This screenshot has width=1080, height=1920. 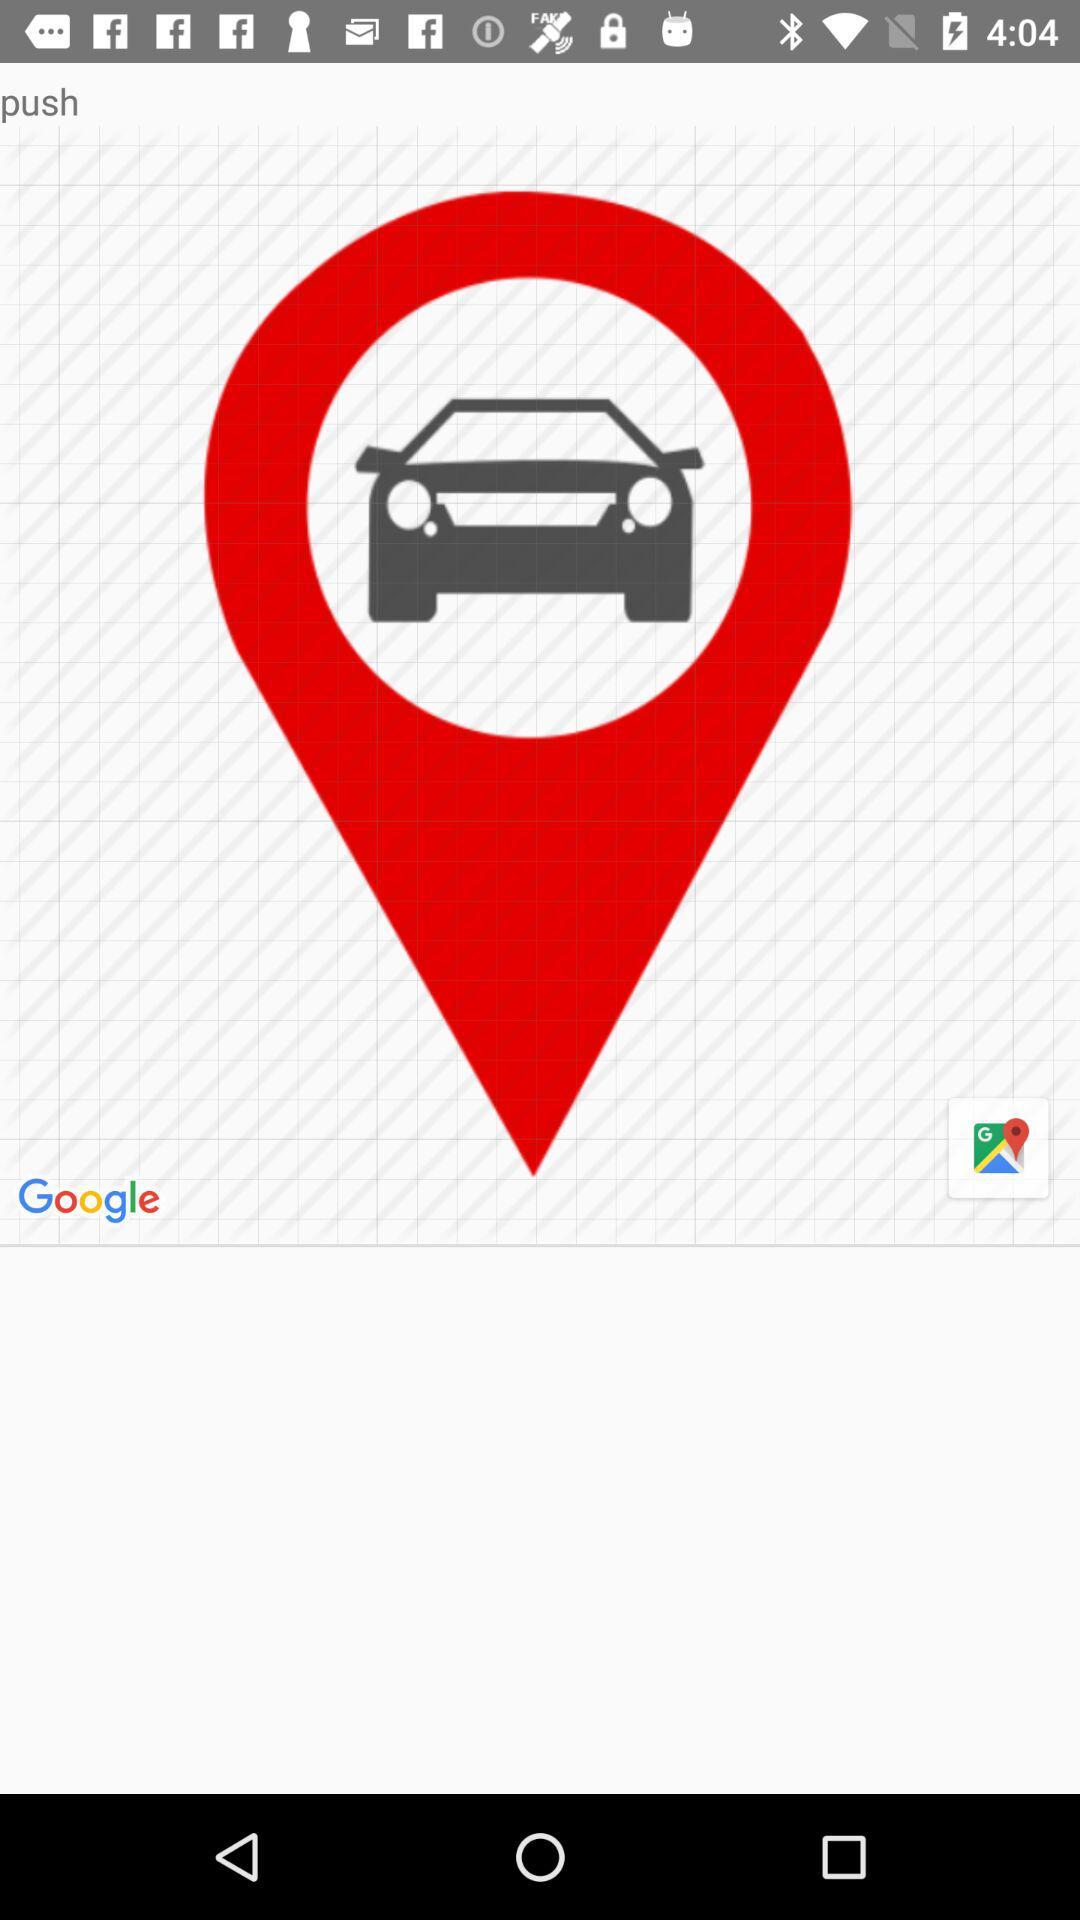 I want to click on the icon below push icon, so click(x=998, y=1149).